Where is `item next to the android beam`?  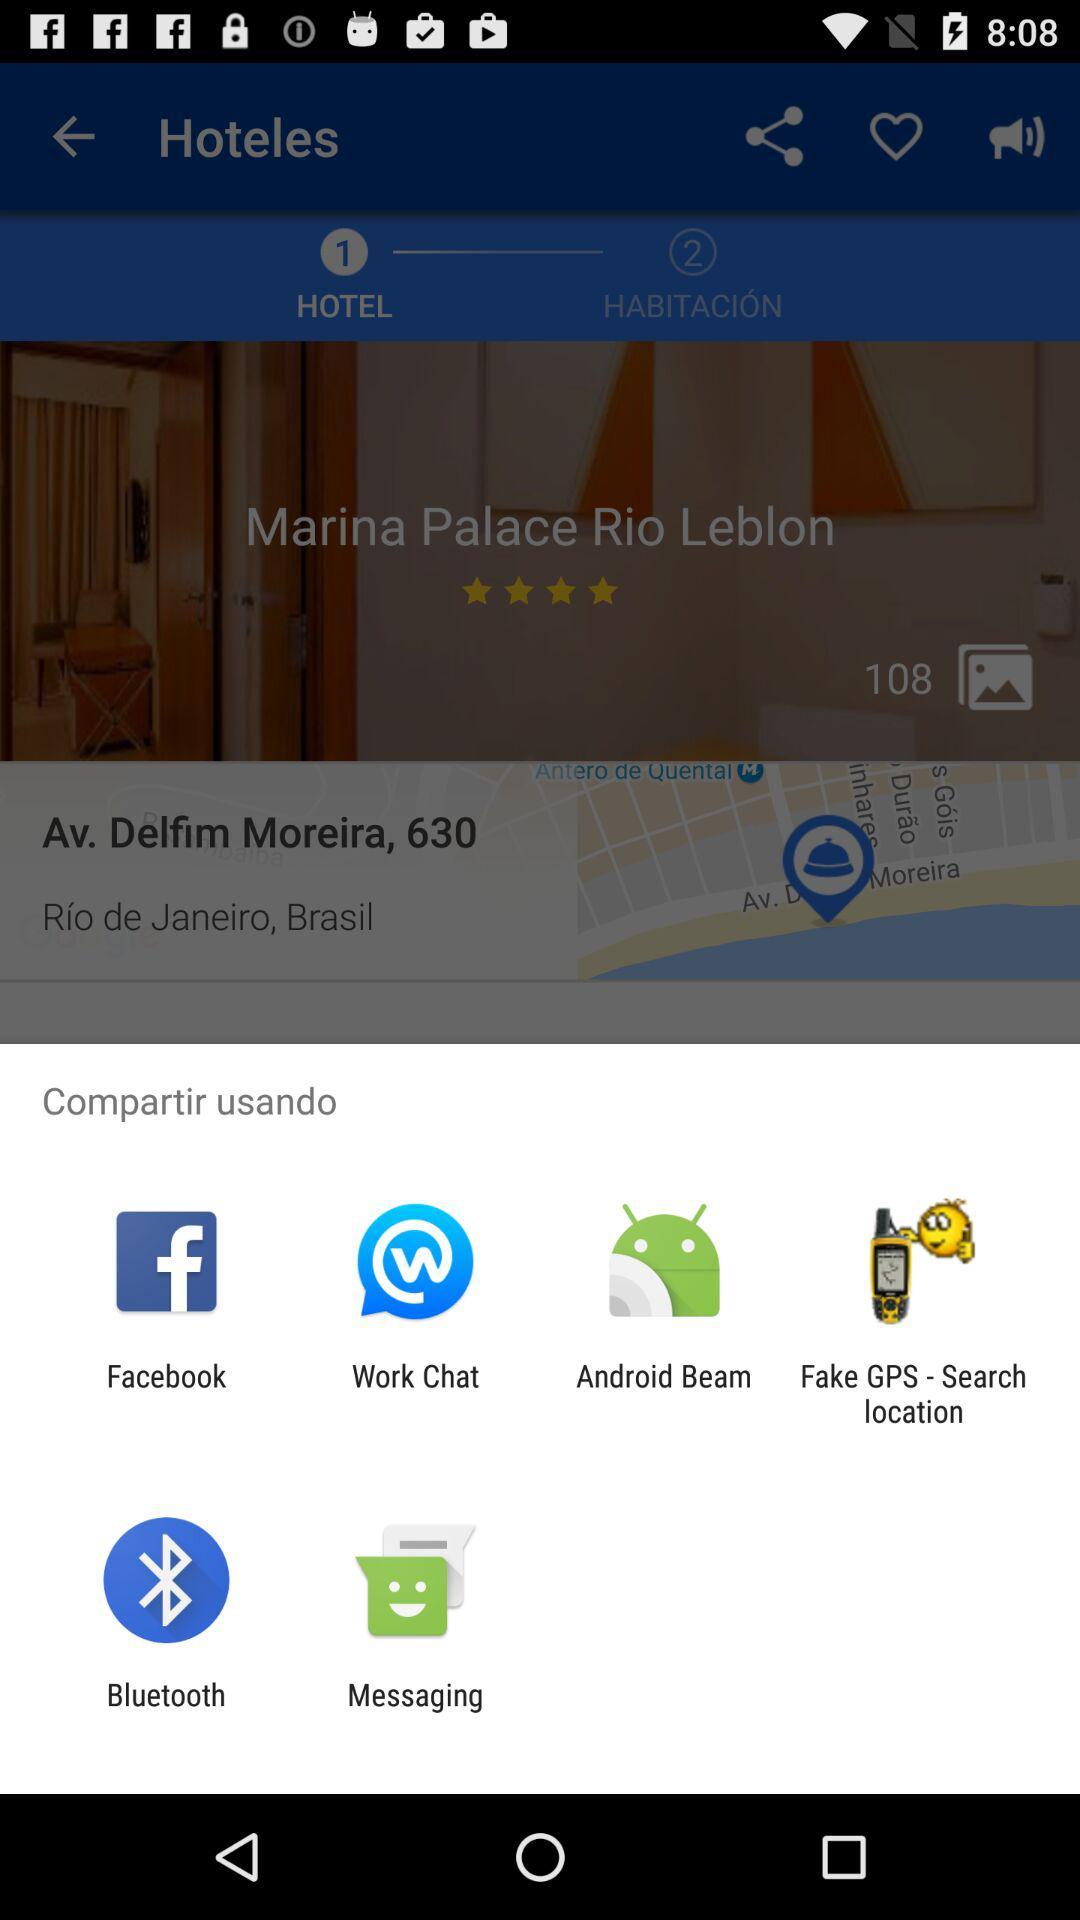 item next to the android beam is located at coordinates (913, 1392).